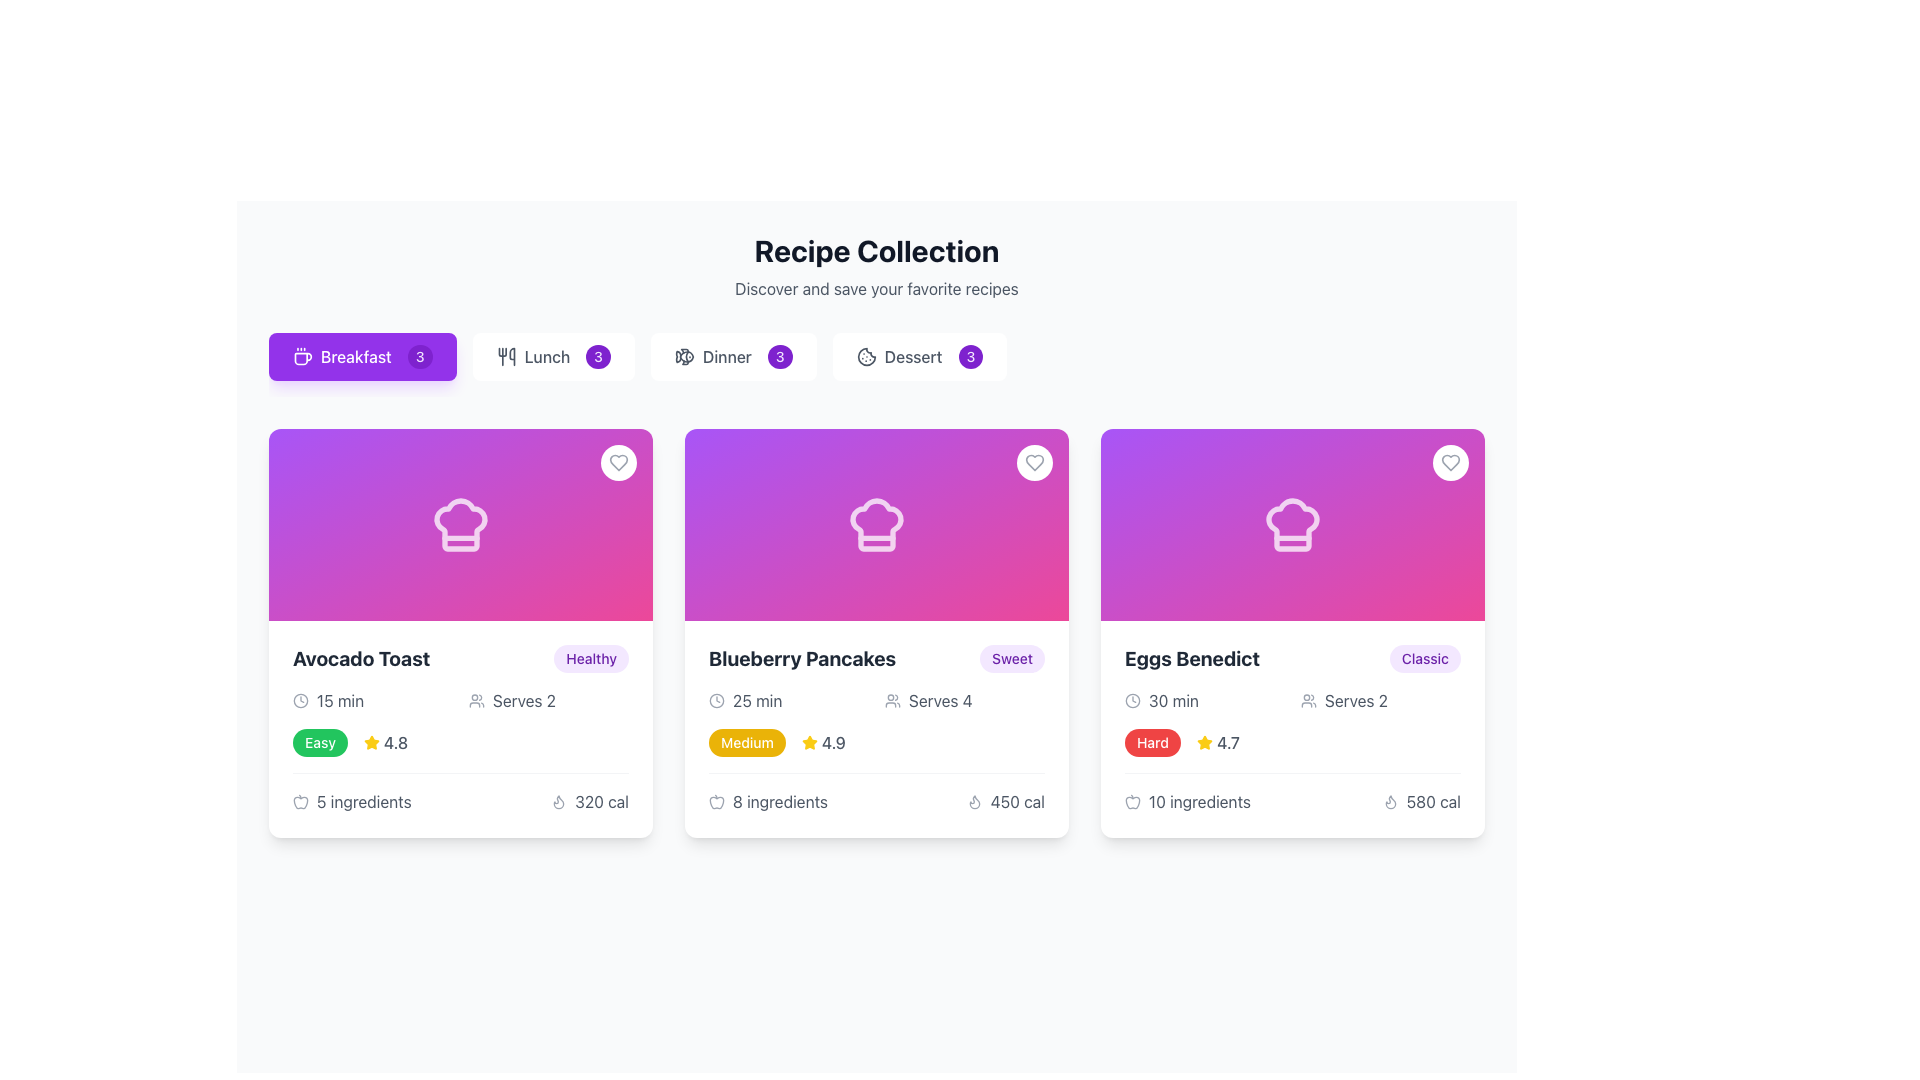 The height and width of the screenshot is (1080, 1920). I want to click on the gray user group icon located in the 'Eggs Benedict' recipe card, next to the text 'Serves 2' in the second row of information, so click(1309, 700).